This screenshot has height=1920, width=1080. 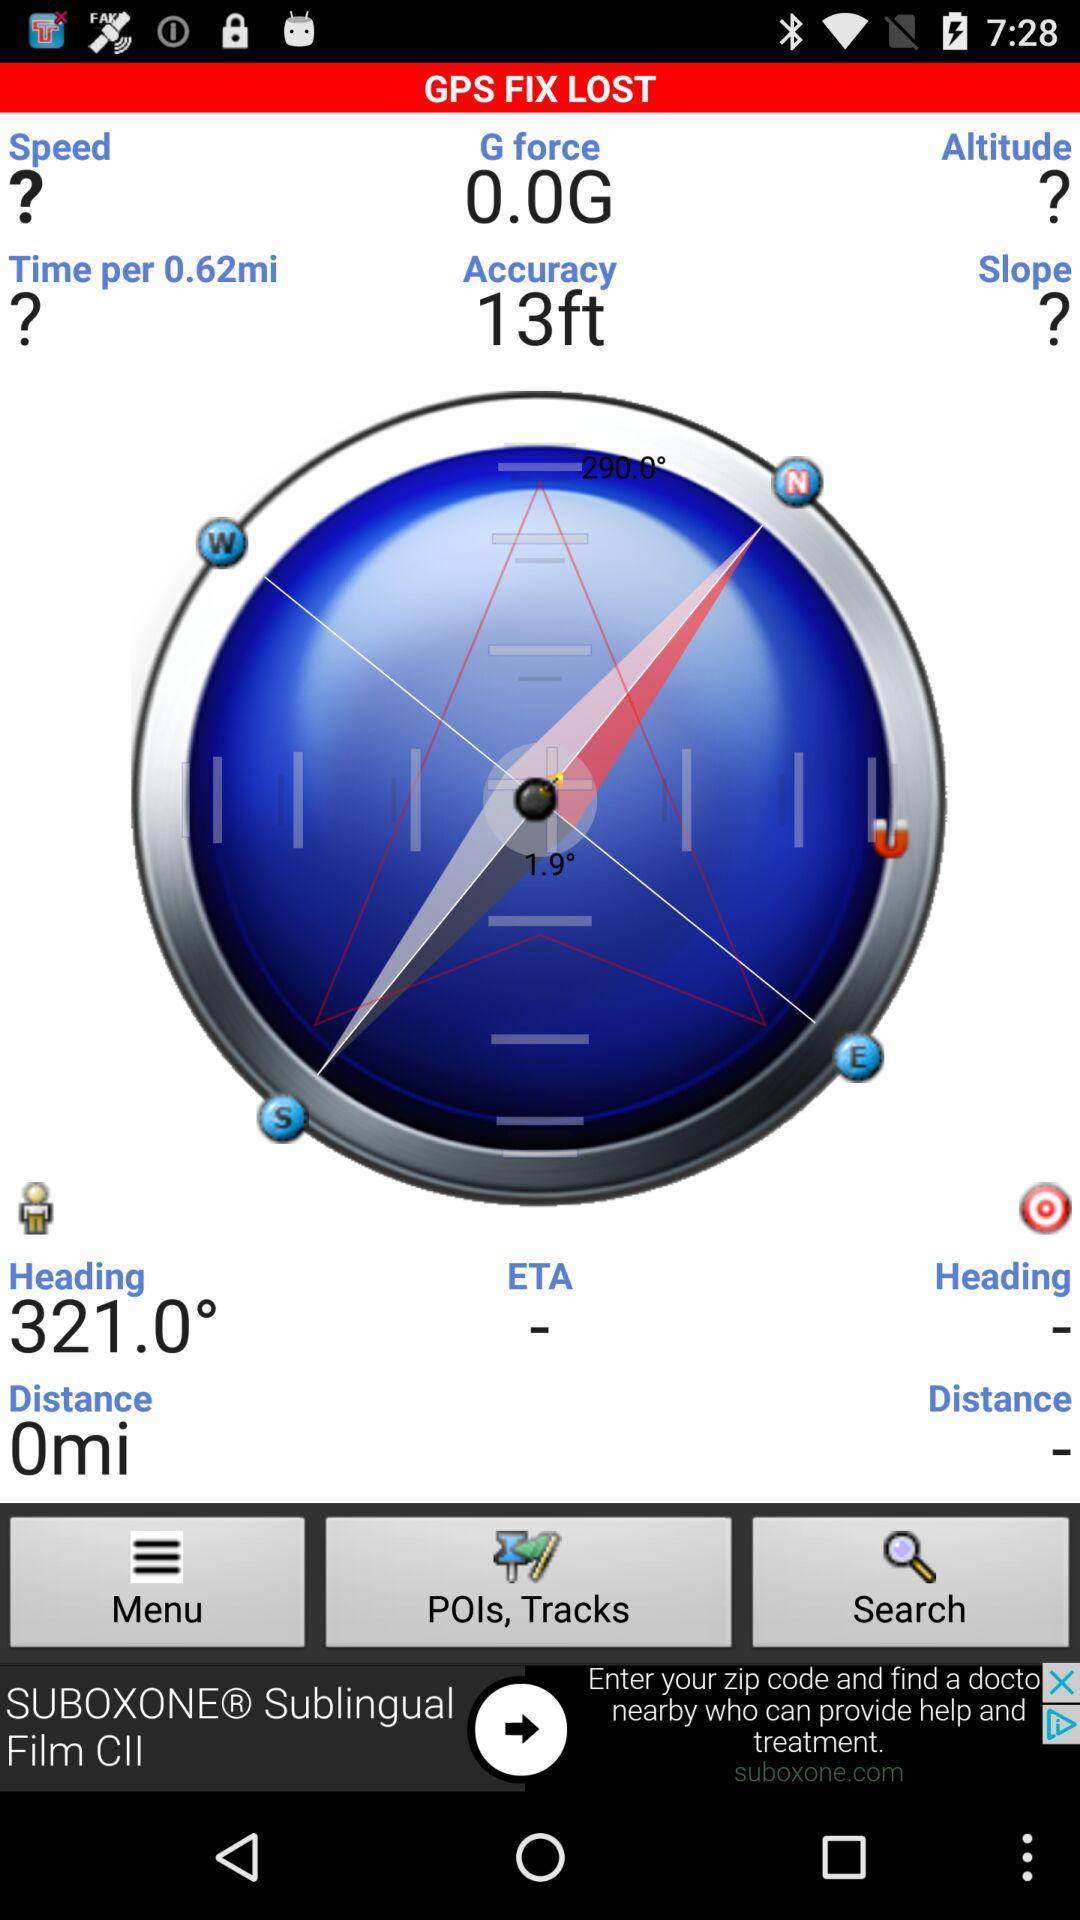 I want to click on time speed selection, so click(x=534, y=150).